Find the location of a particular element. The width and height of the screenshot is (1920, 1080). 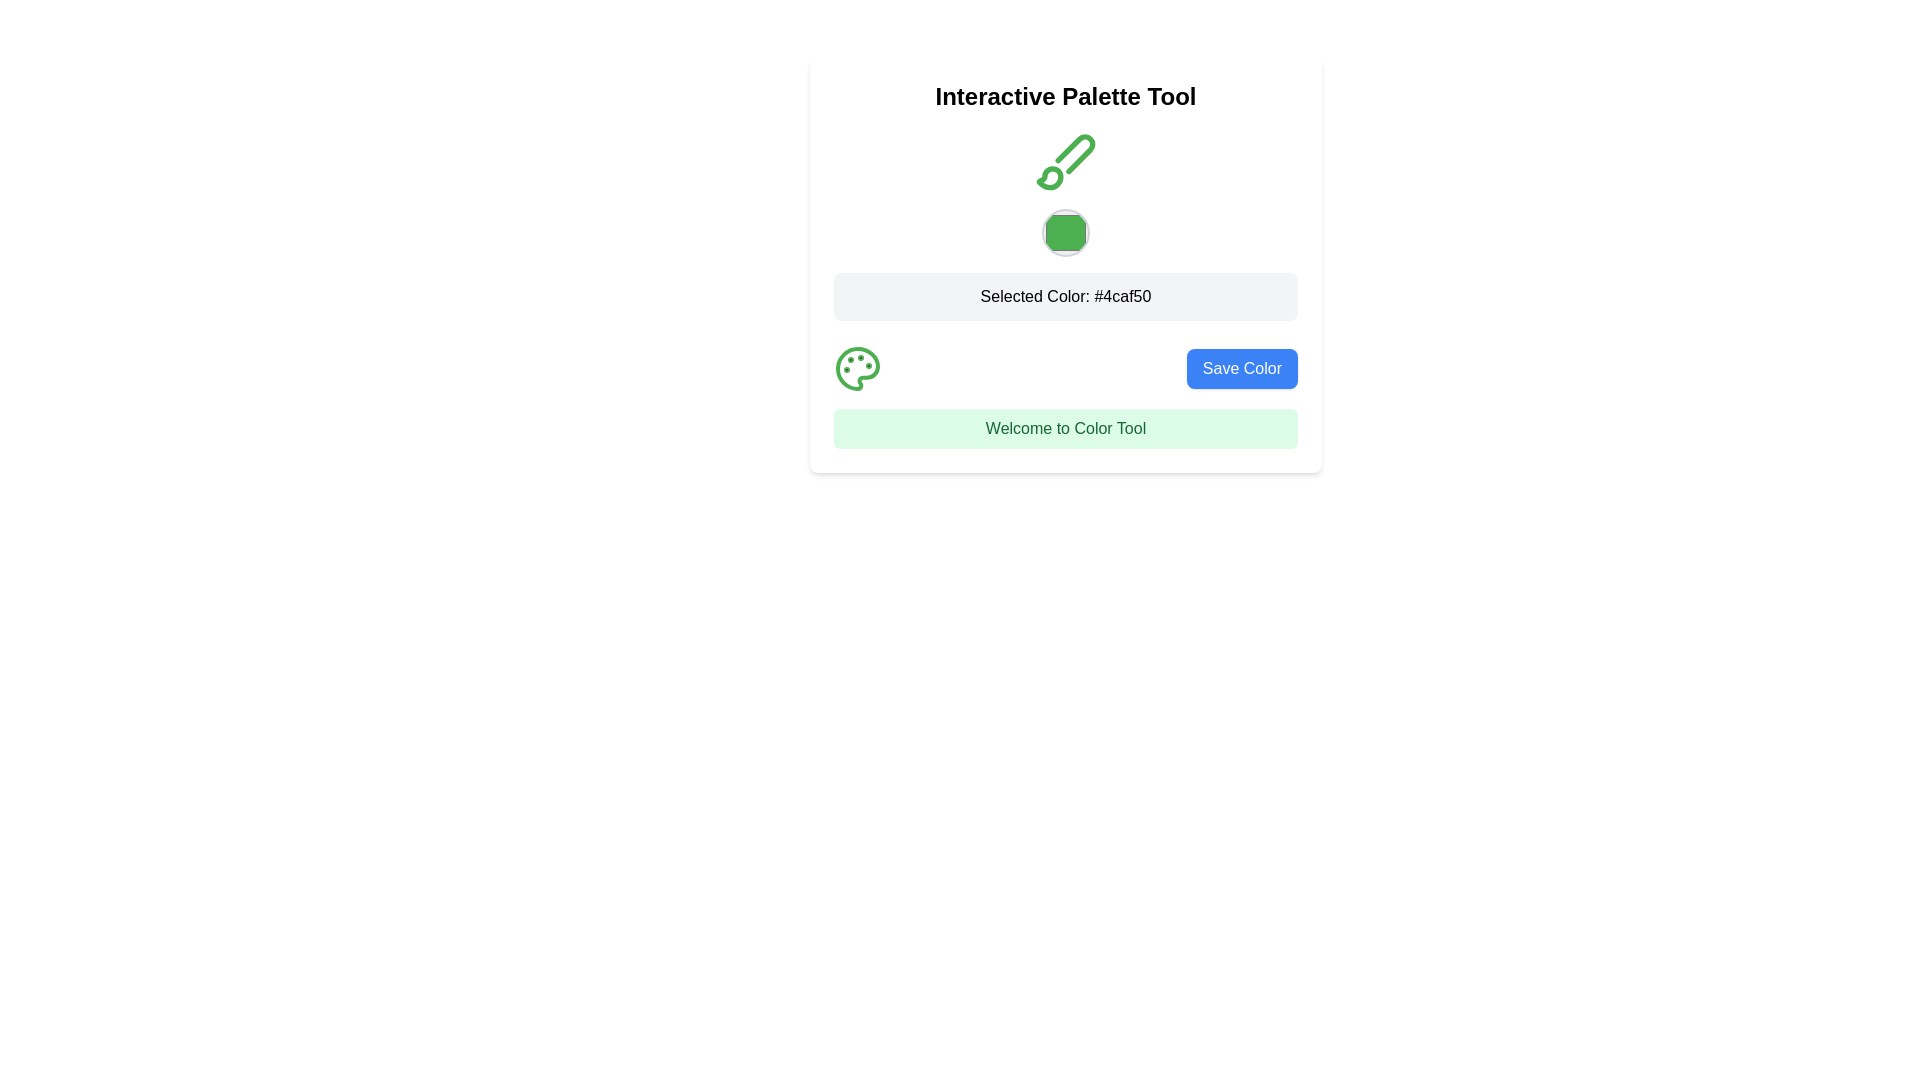

the save button located on the right side of the horizontal group in the bottom portion of the interface is located at coordinates (1241, 369).